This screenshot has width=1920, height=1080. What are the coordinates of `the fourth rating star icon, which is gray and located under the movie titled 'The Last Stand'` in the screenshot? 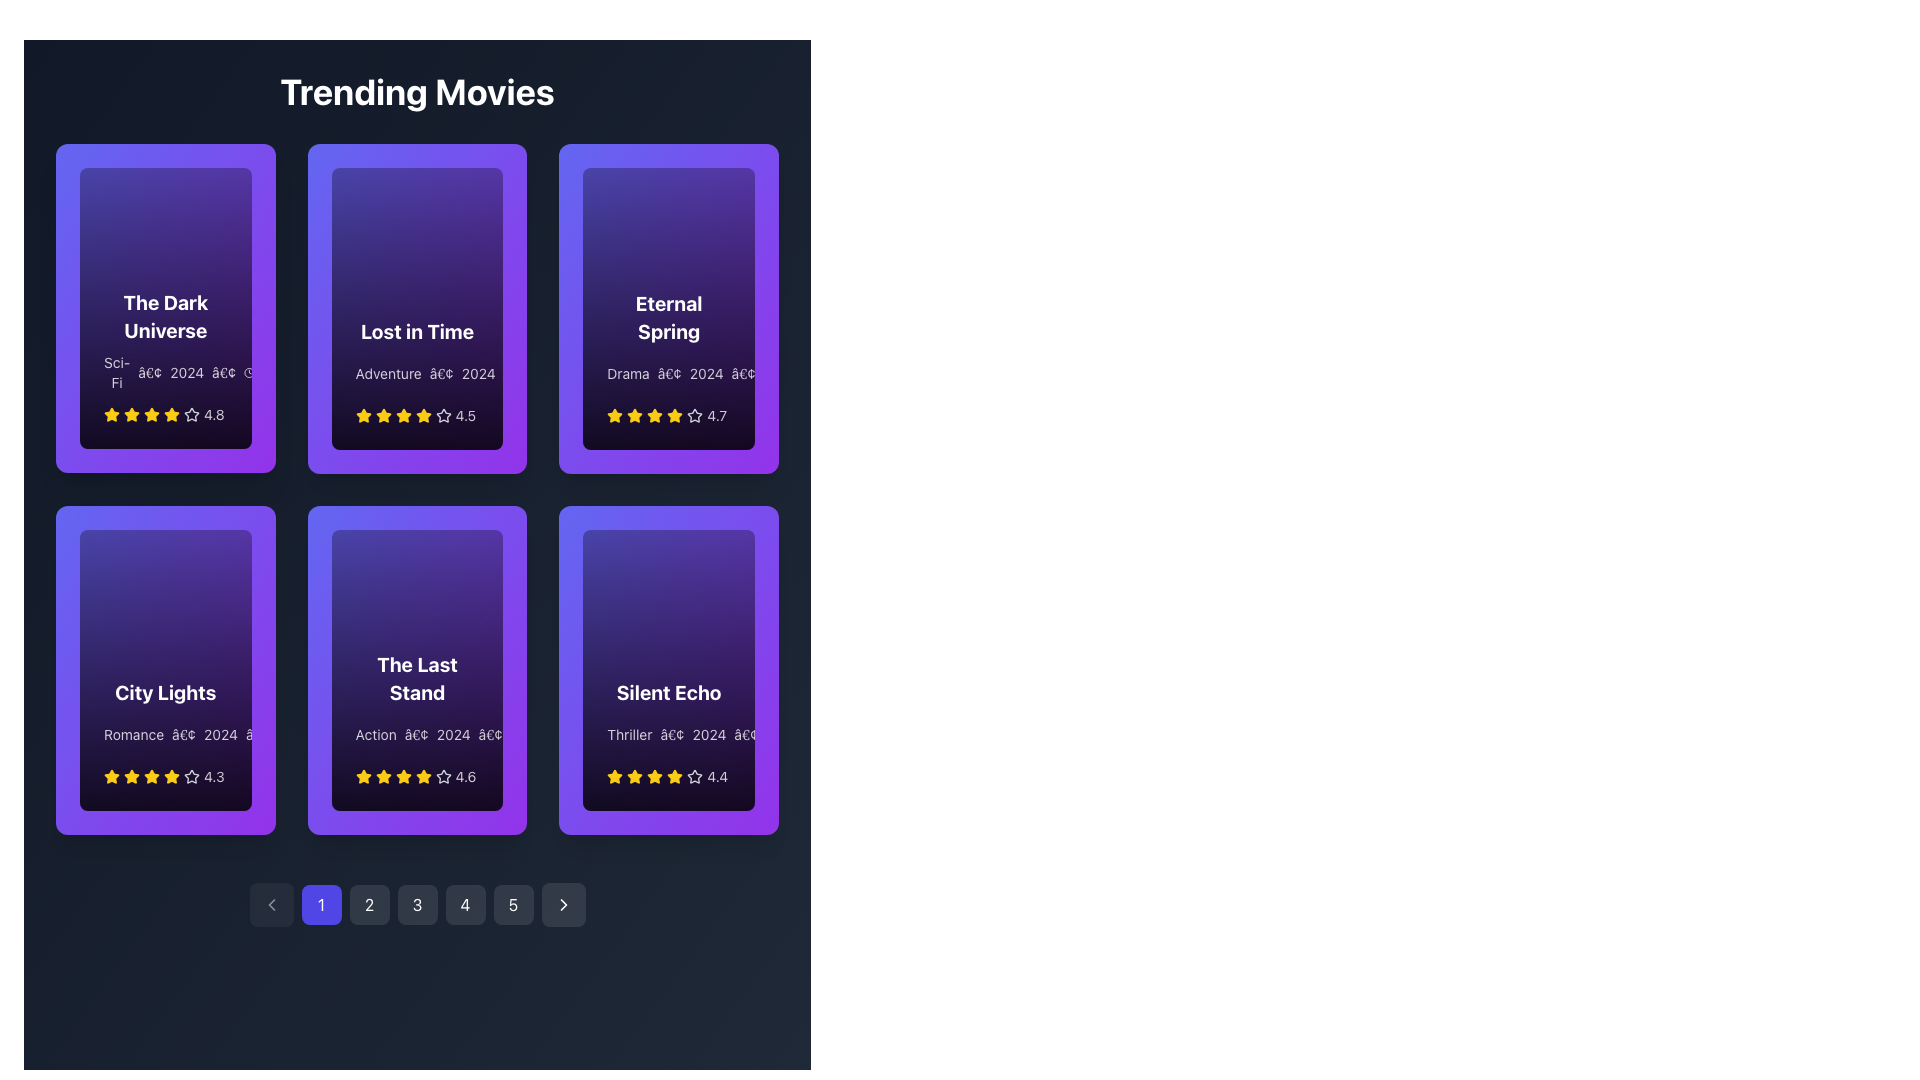 It's located at (442, 775).